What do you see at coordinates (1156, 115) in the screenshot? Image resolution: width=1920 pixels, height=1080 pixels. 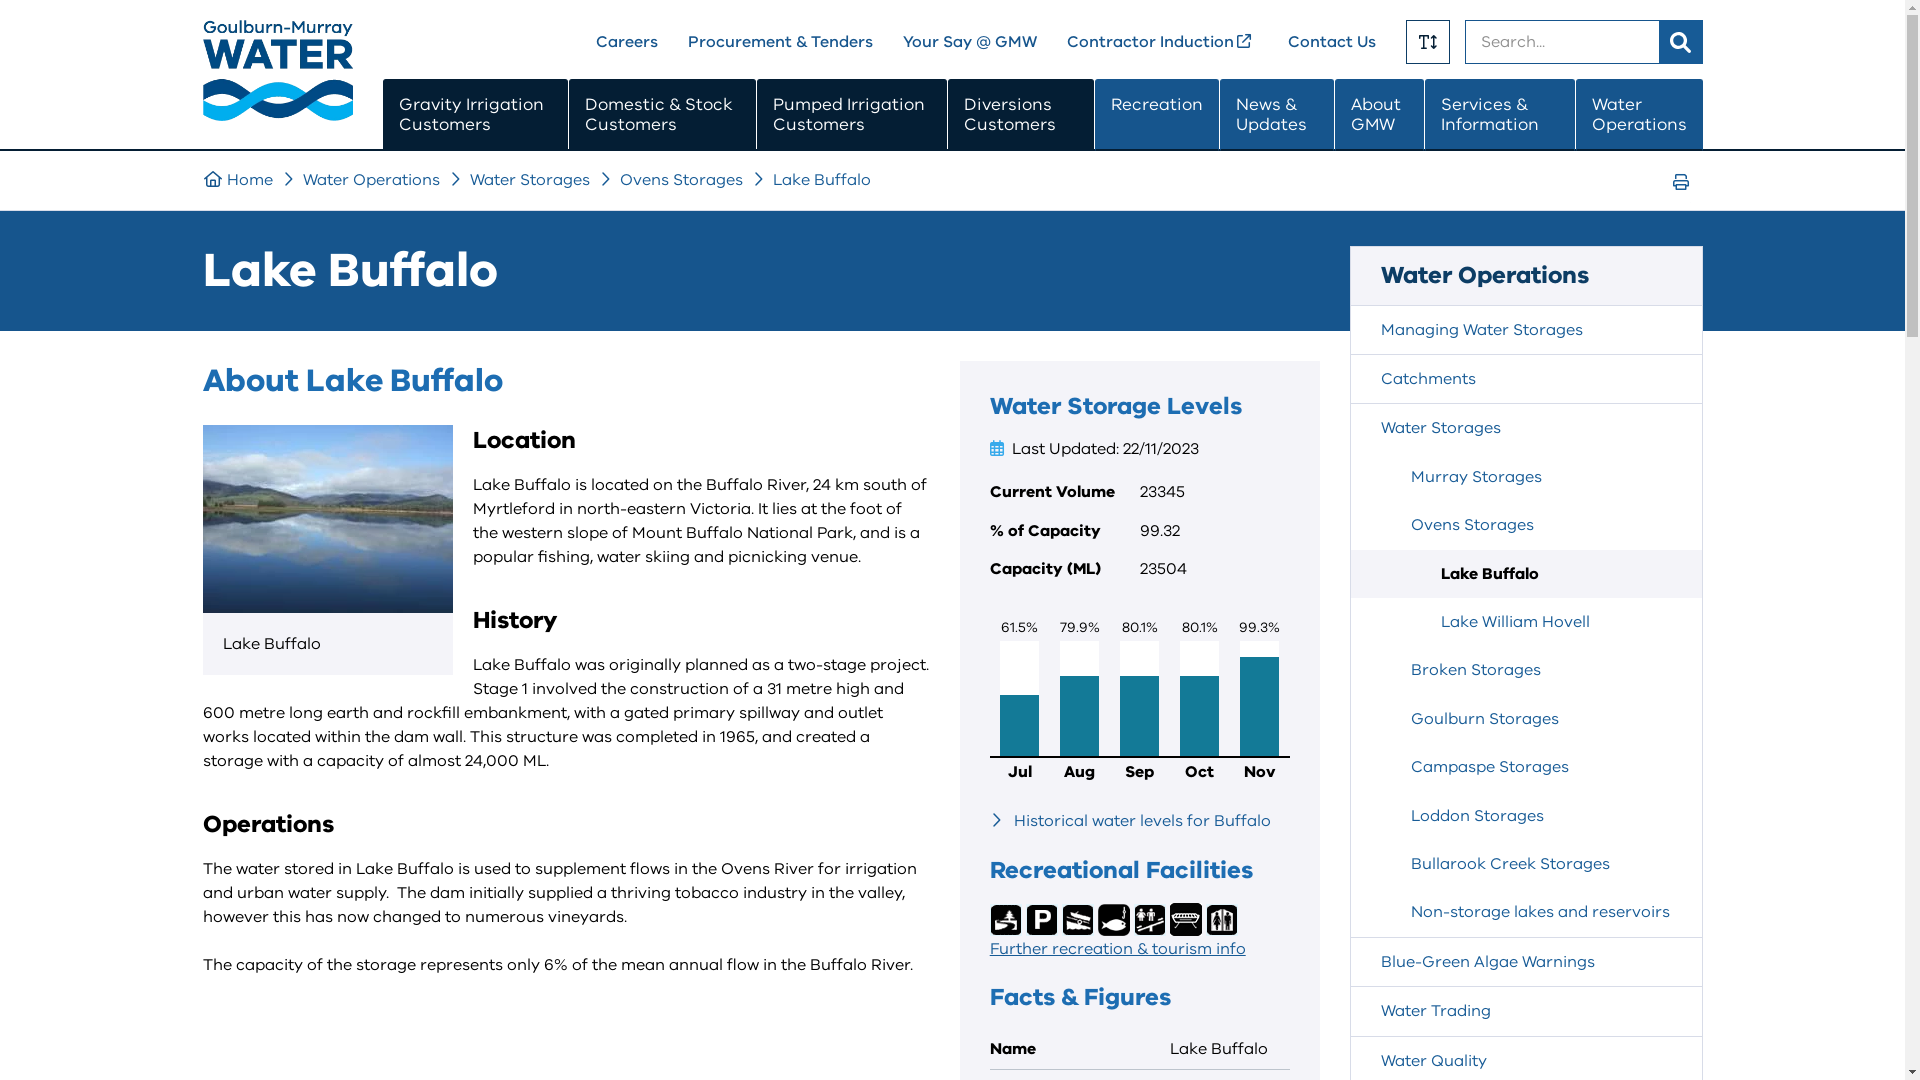 I see `'Recreation'` at bounding box center [1156, 115].